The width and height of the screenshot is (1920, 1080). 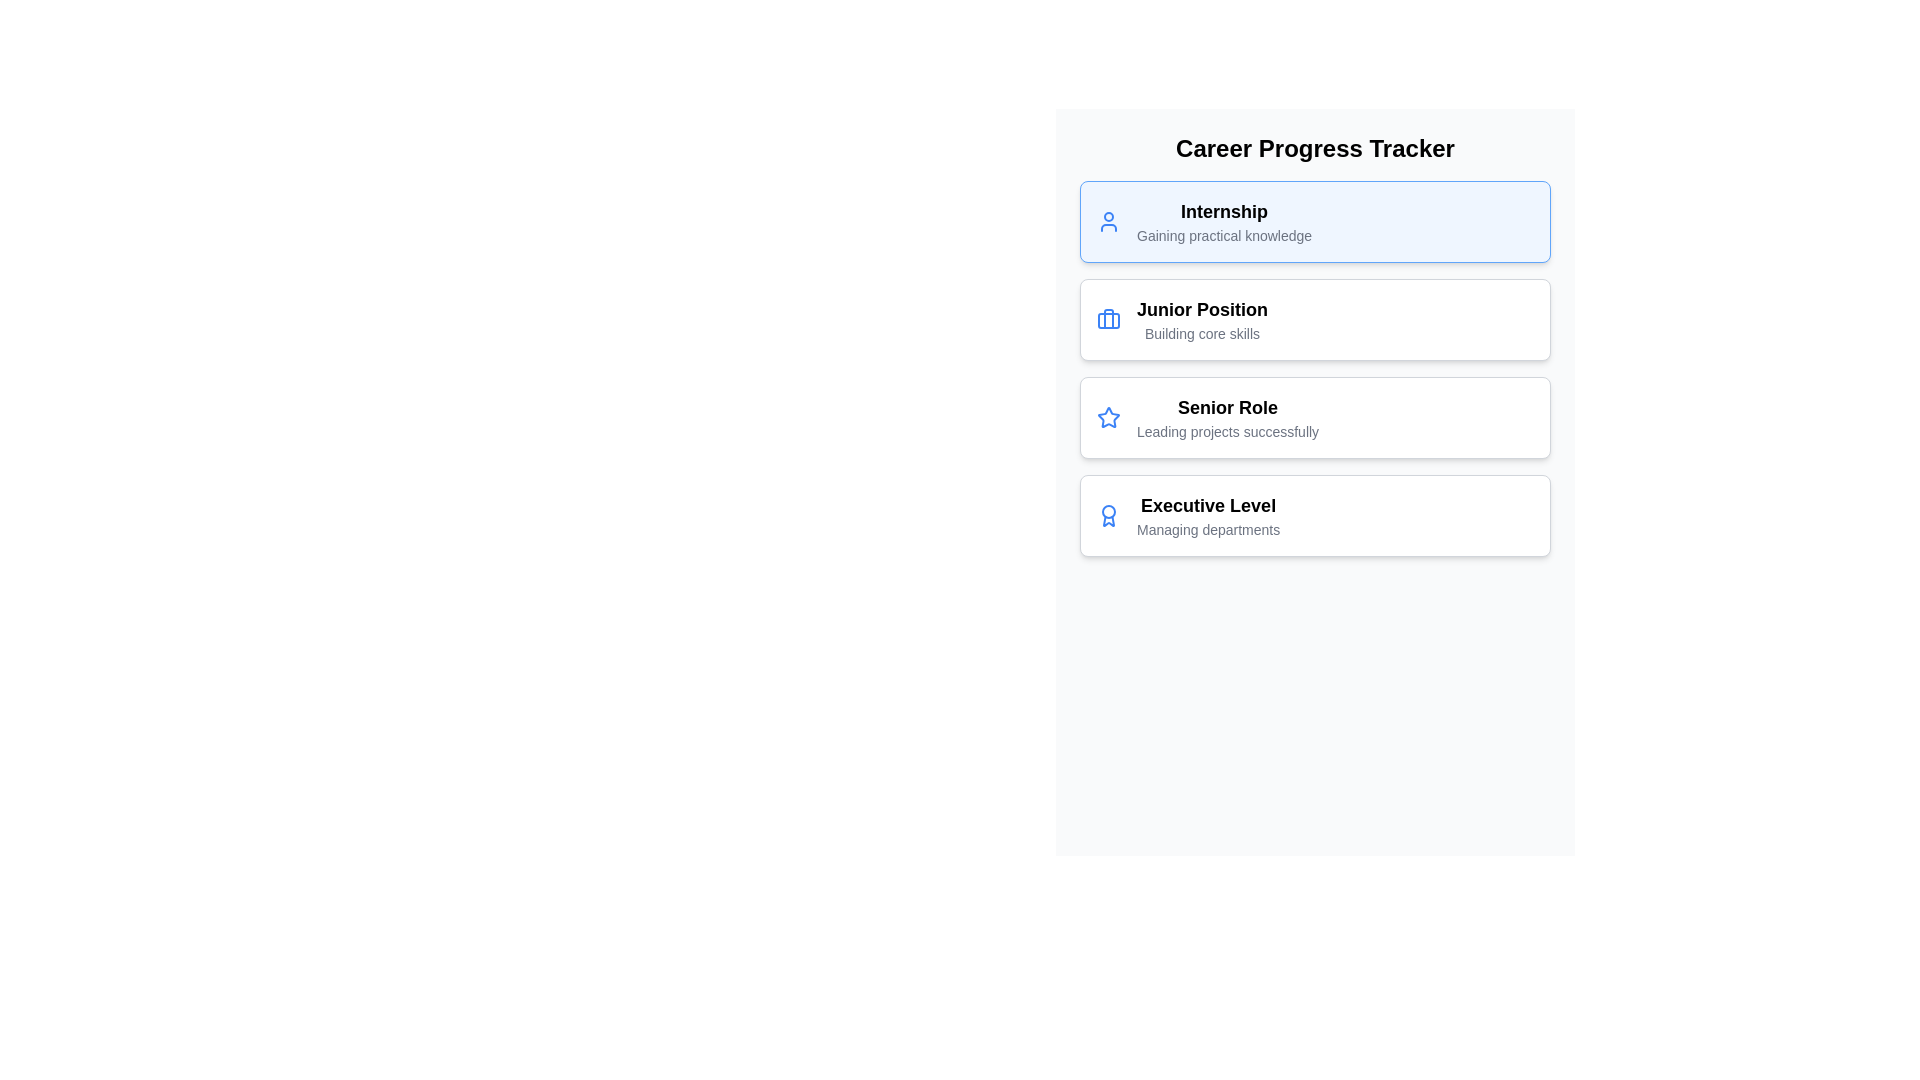 I want to click on the 'Internship' stage card in the Career Progress Tracker, so click(x=1315, y=222).